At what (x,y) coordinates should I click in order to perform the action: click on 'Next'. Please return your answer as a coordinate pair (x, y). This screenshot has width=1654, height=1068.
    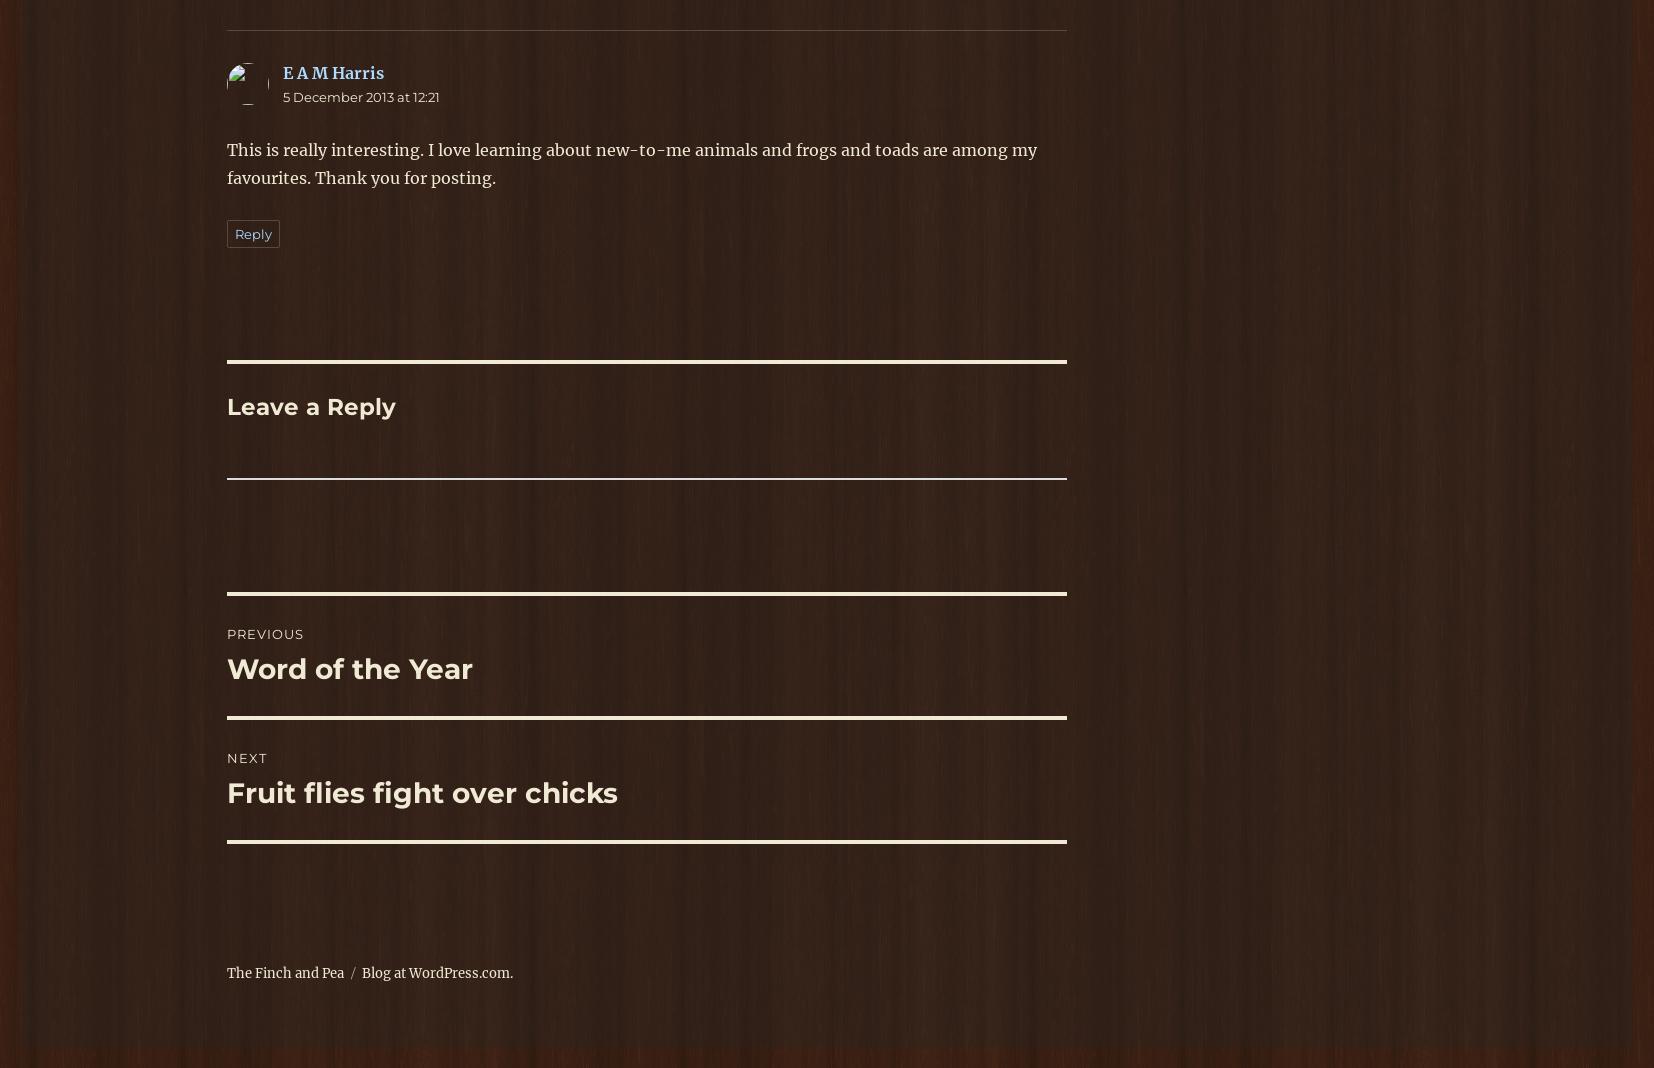
    Looking at the image, I should click on (225, 757).